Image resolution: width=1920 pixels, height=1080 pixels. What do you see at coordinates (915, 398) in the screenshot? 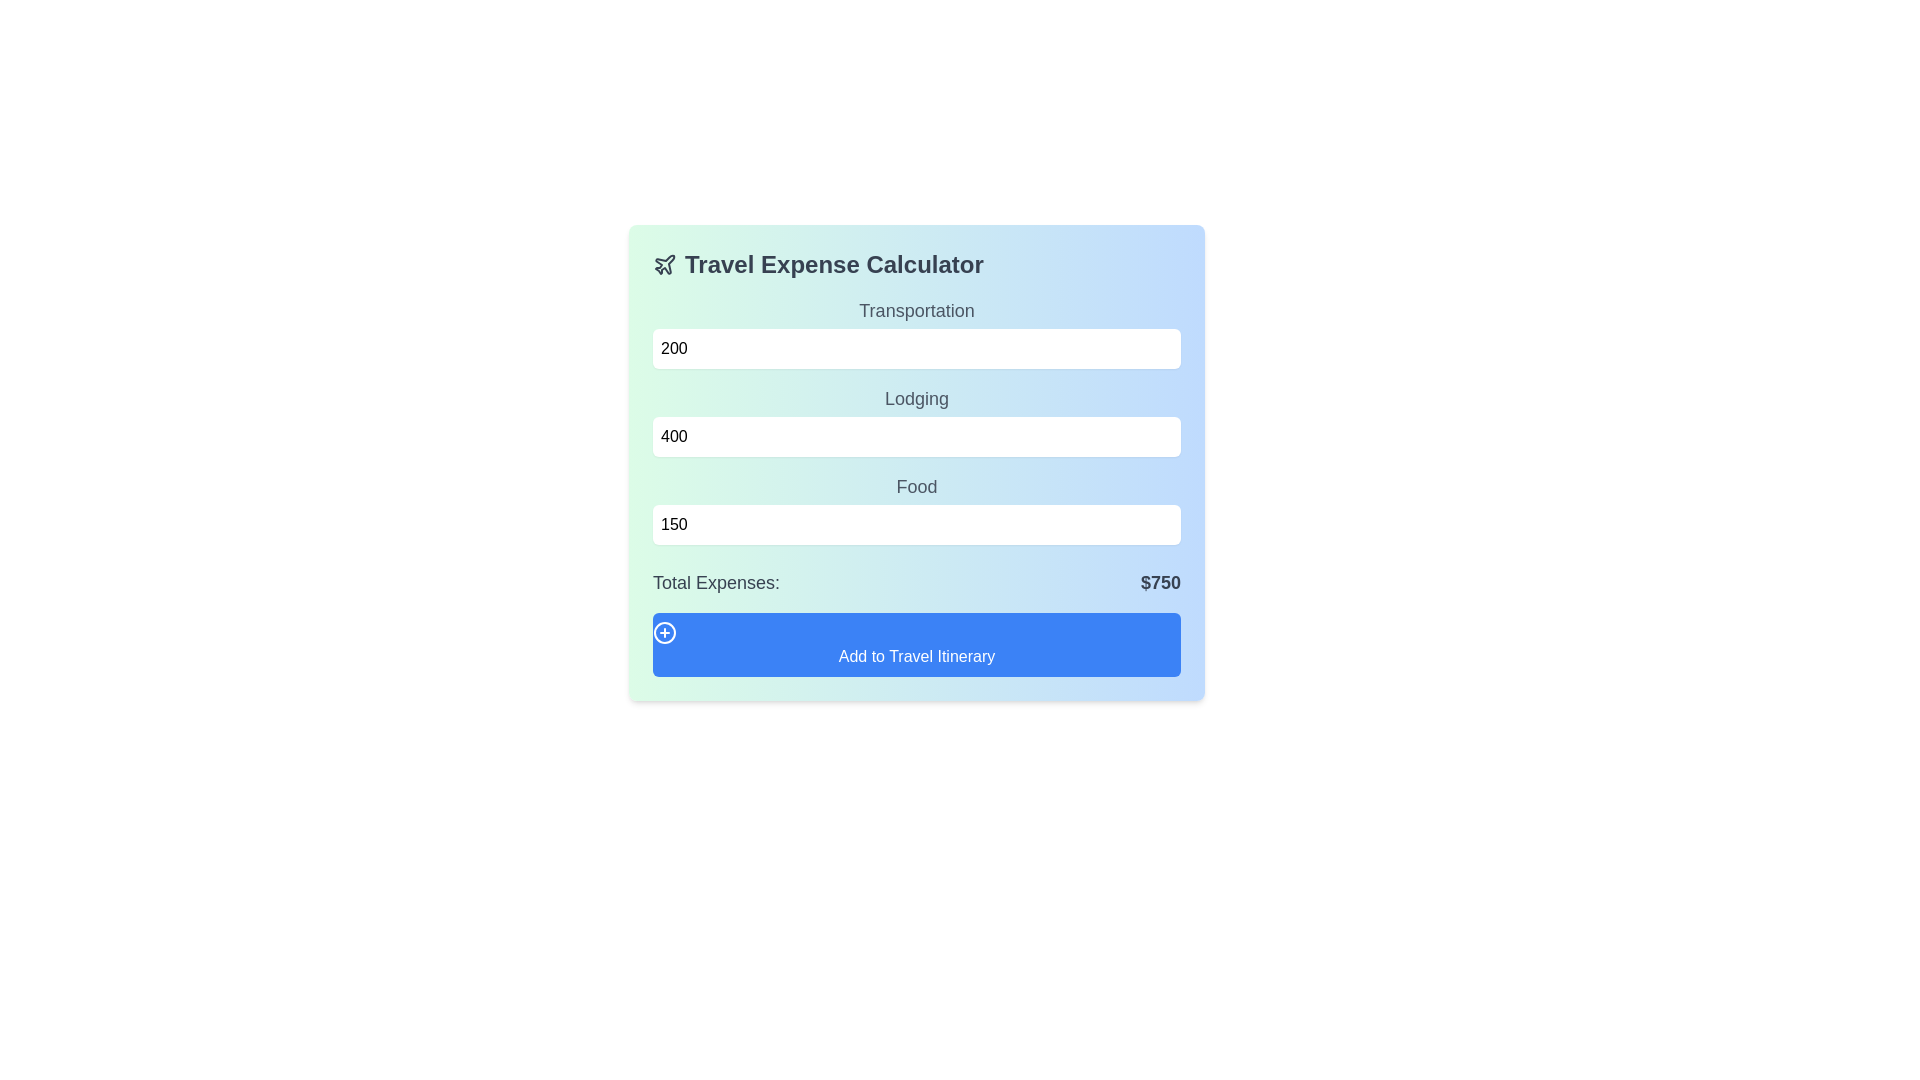
I see `the text label reading 'Lodging', which is displayed centrally in a medium gray font and serves as a heading for an input component below it` at bounding box center [915, 398].